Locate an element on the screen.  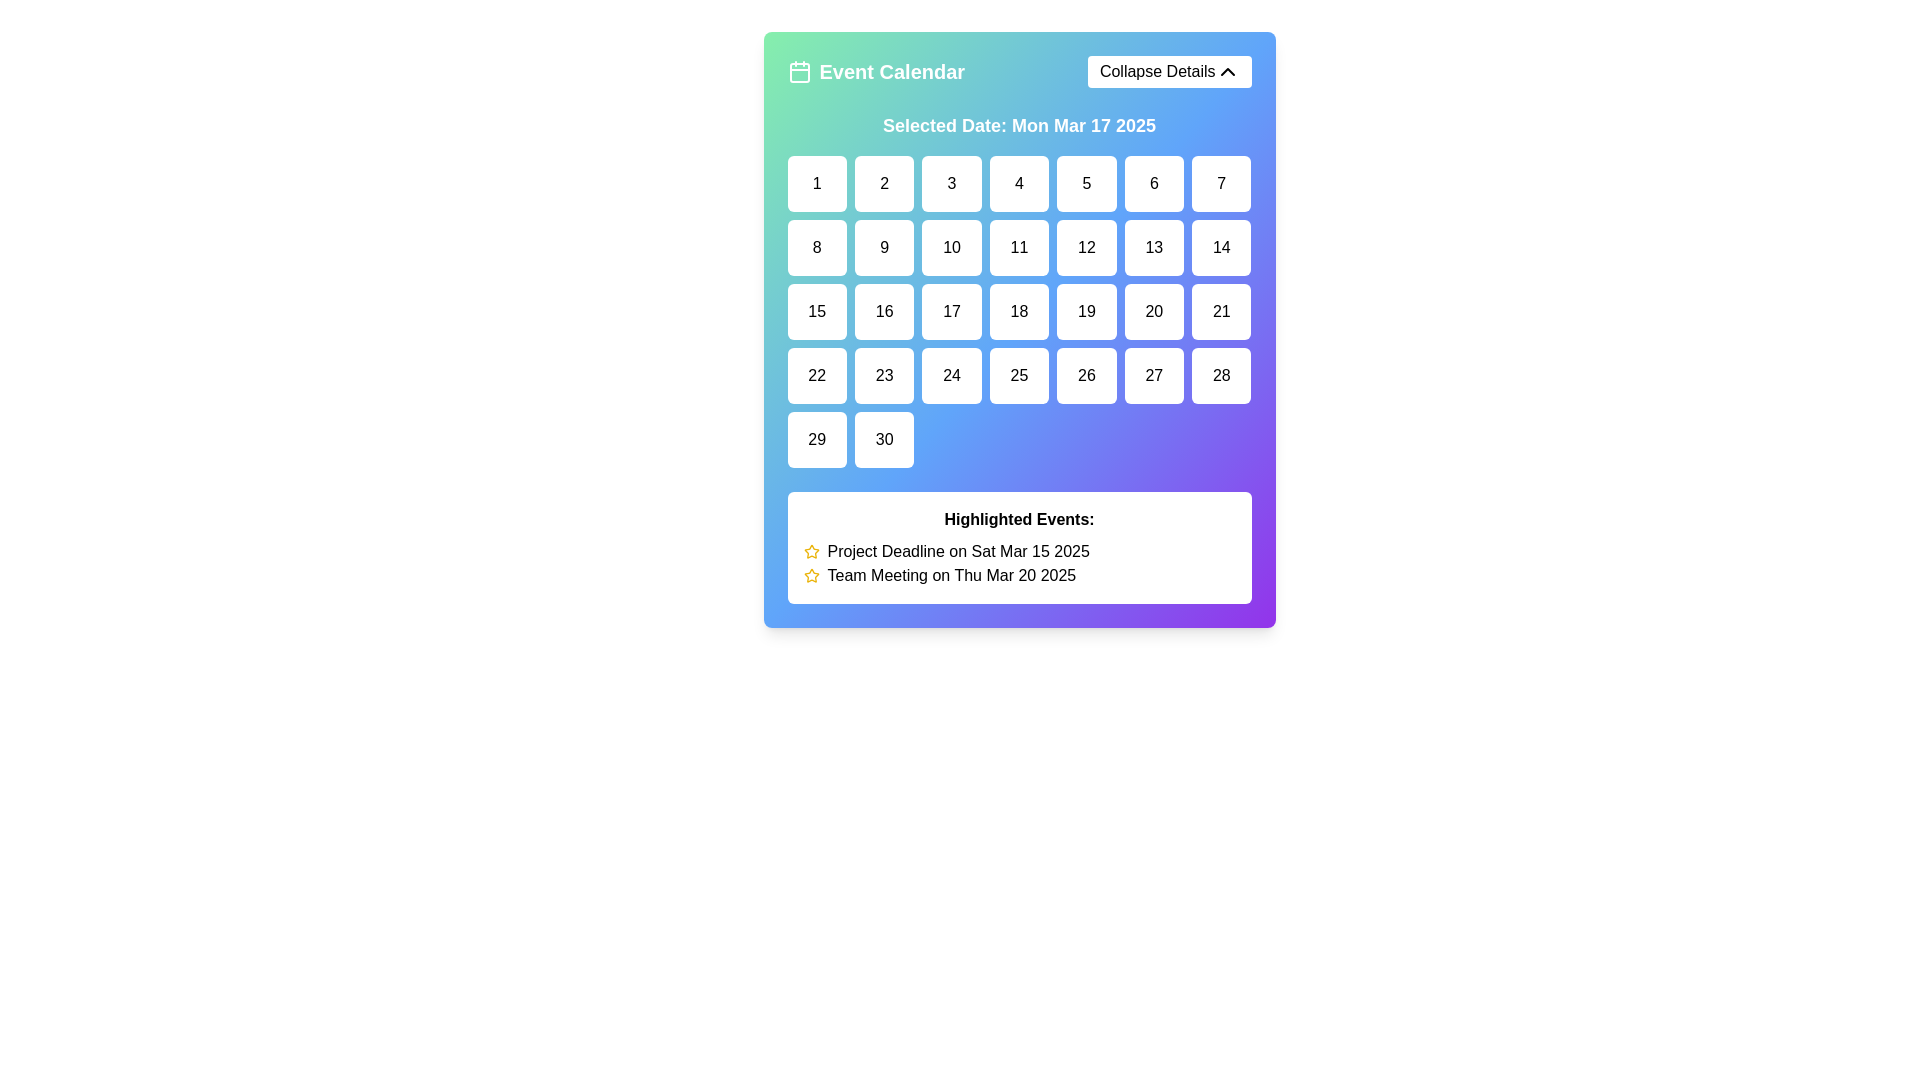
the button representing the 29th day in the calendar grid to observe the hover effect is located at coordinates (817, 438).